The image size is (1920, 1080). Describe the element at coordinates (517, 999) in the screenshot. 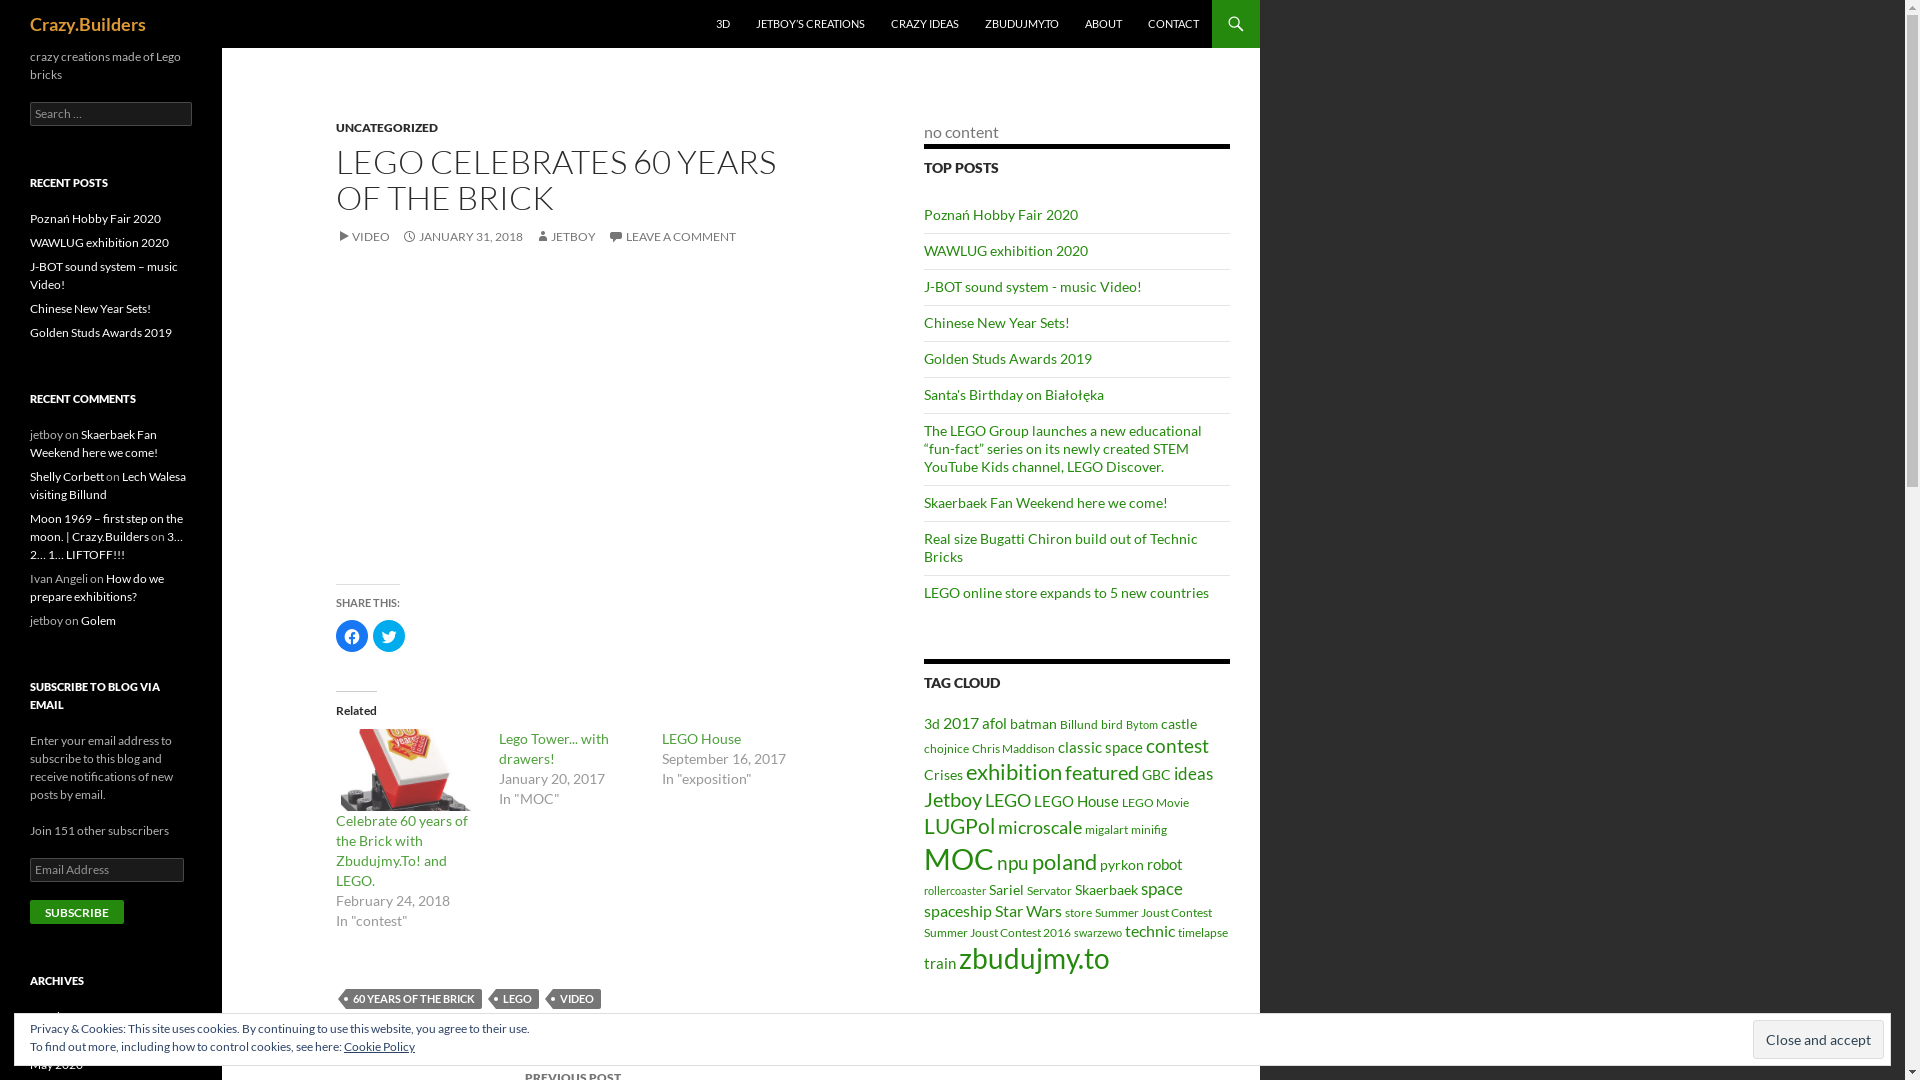

I see `'LEGO'` at that location.